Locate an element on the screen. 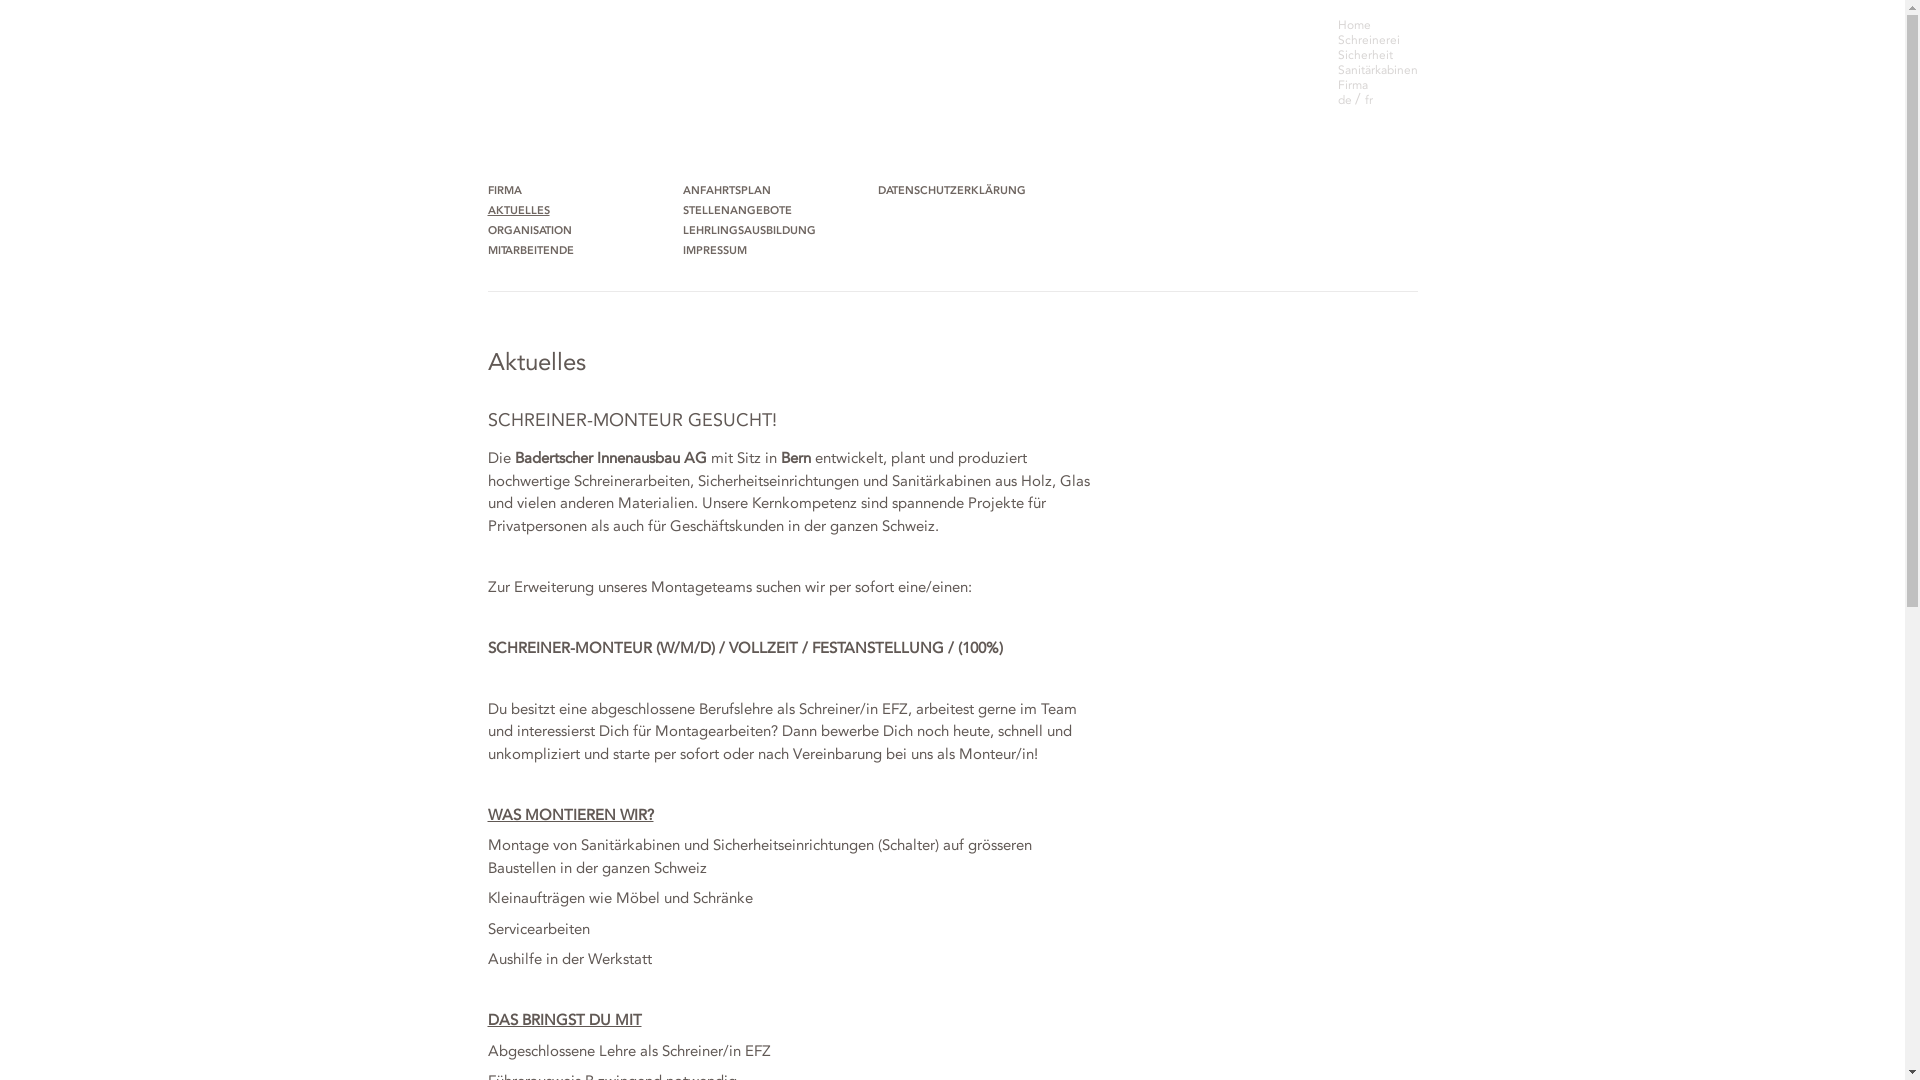 Image resolution: width=1920 pixels, height=1080 pixels. 'IMPRESSUM' is located at coordinates (715, 250).